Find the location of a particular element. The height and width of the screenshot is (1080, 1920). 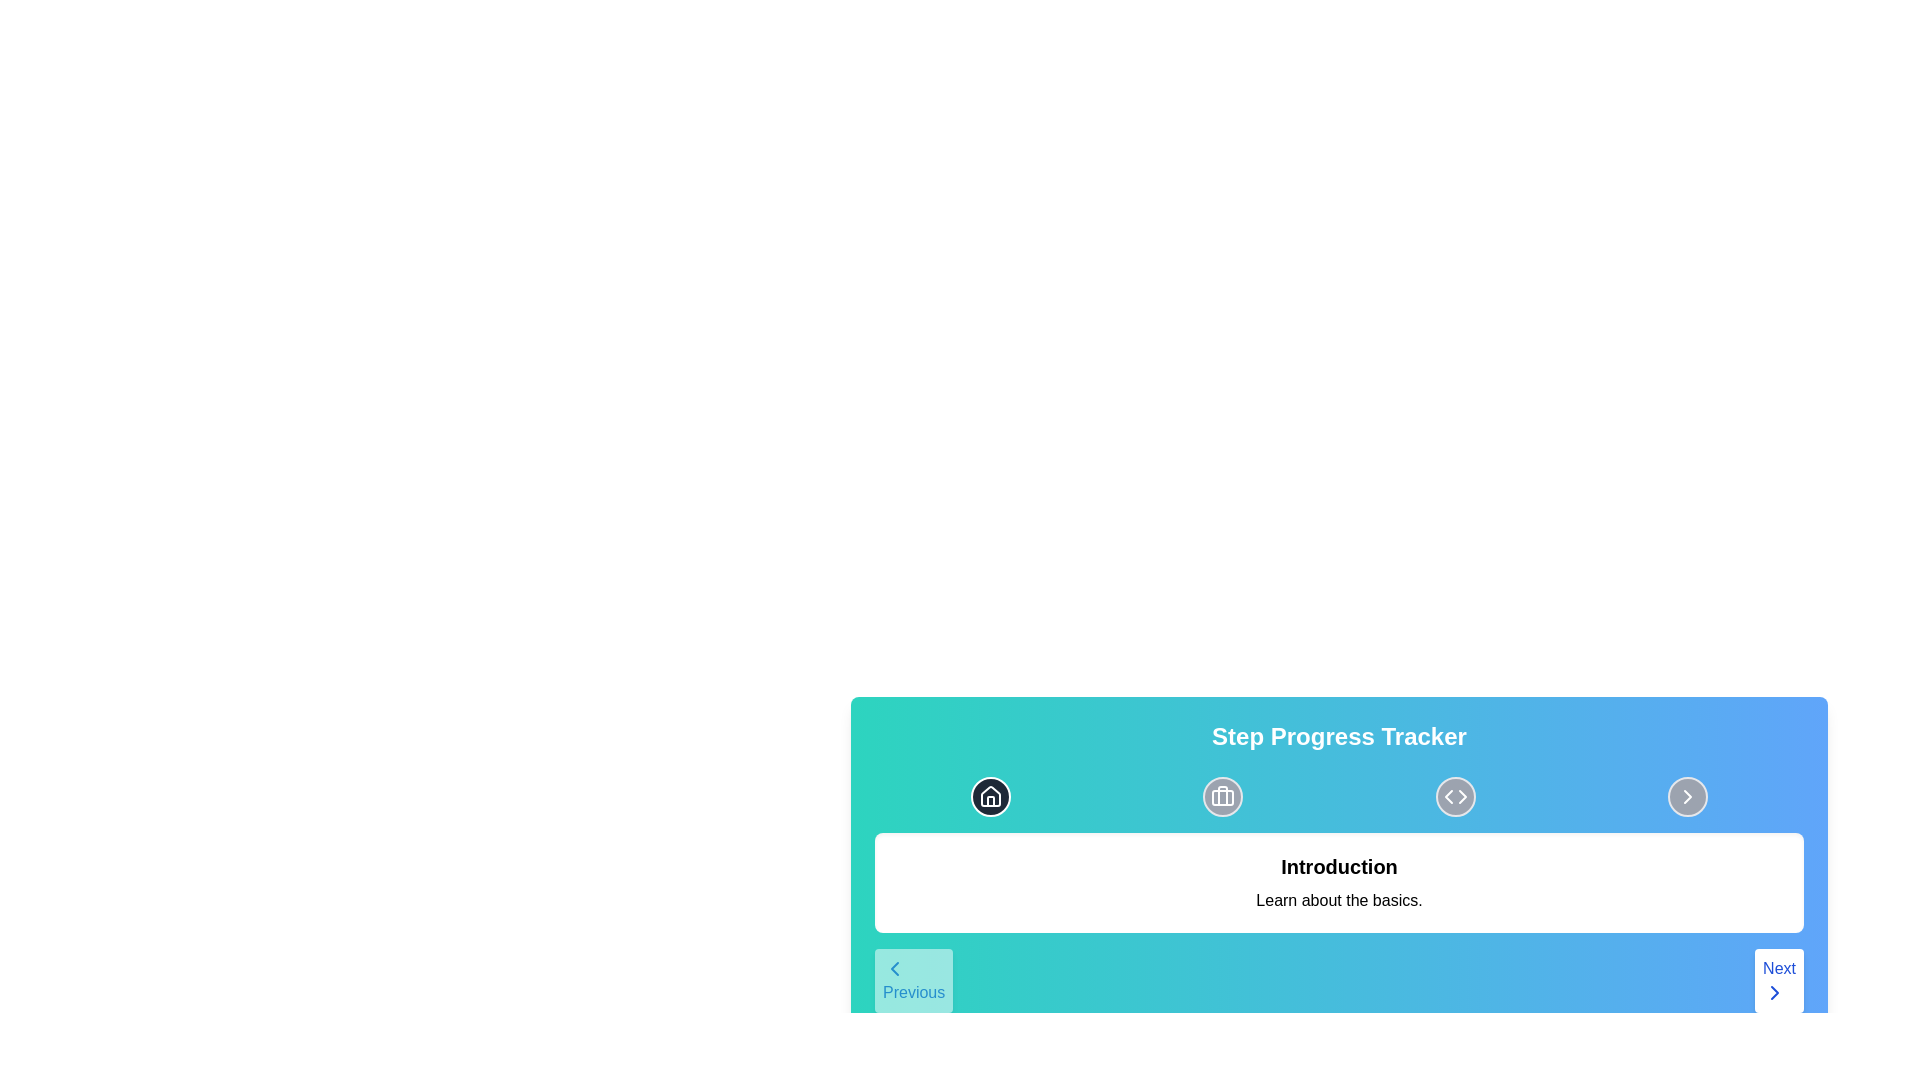

the appearance of the right chevron arrow icon located at the far right end of the blue gradient navigation bar, part of the fourth circular button is located at coordinates (1686, 796).